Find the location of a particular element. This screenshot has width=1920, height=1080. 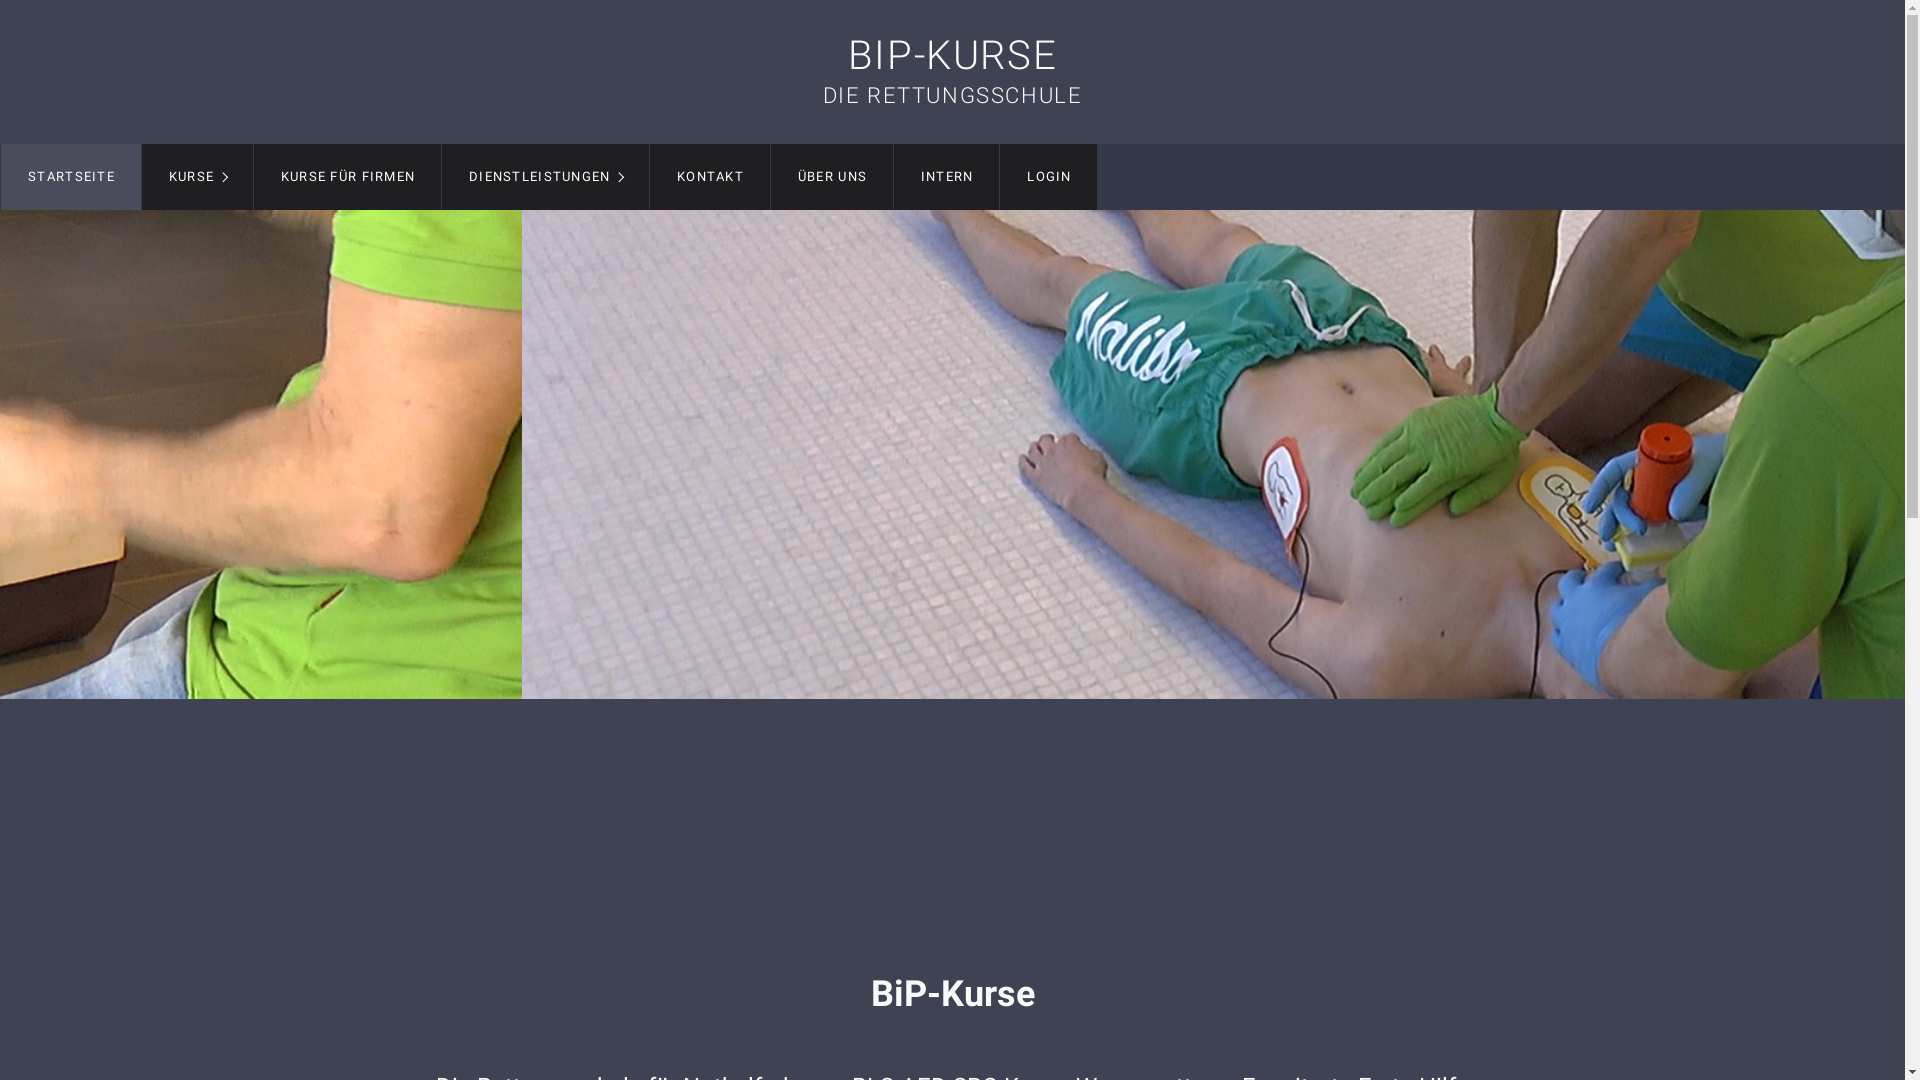

'BIP-KURSE' is located at coordinates (848, 54).